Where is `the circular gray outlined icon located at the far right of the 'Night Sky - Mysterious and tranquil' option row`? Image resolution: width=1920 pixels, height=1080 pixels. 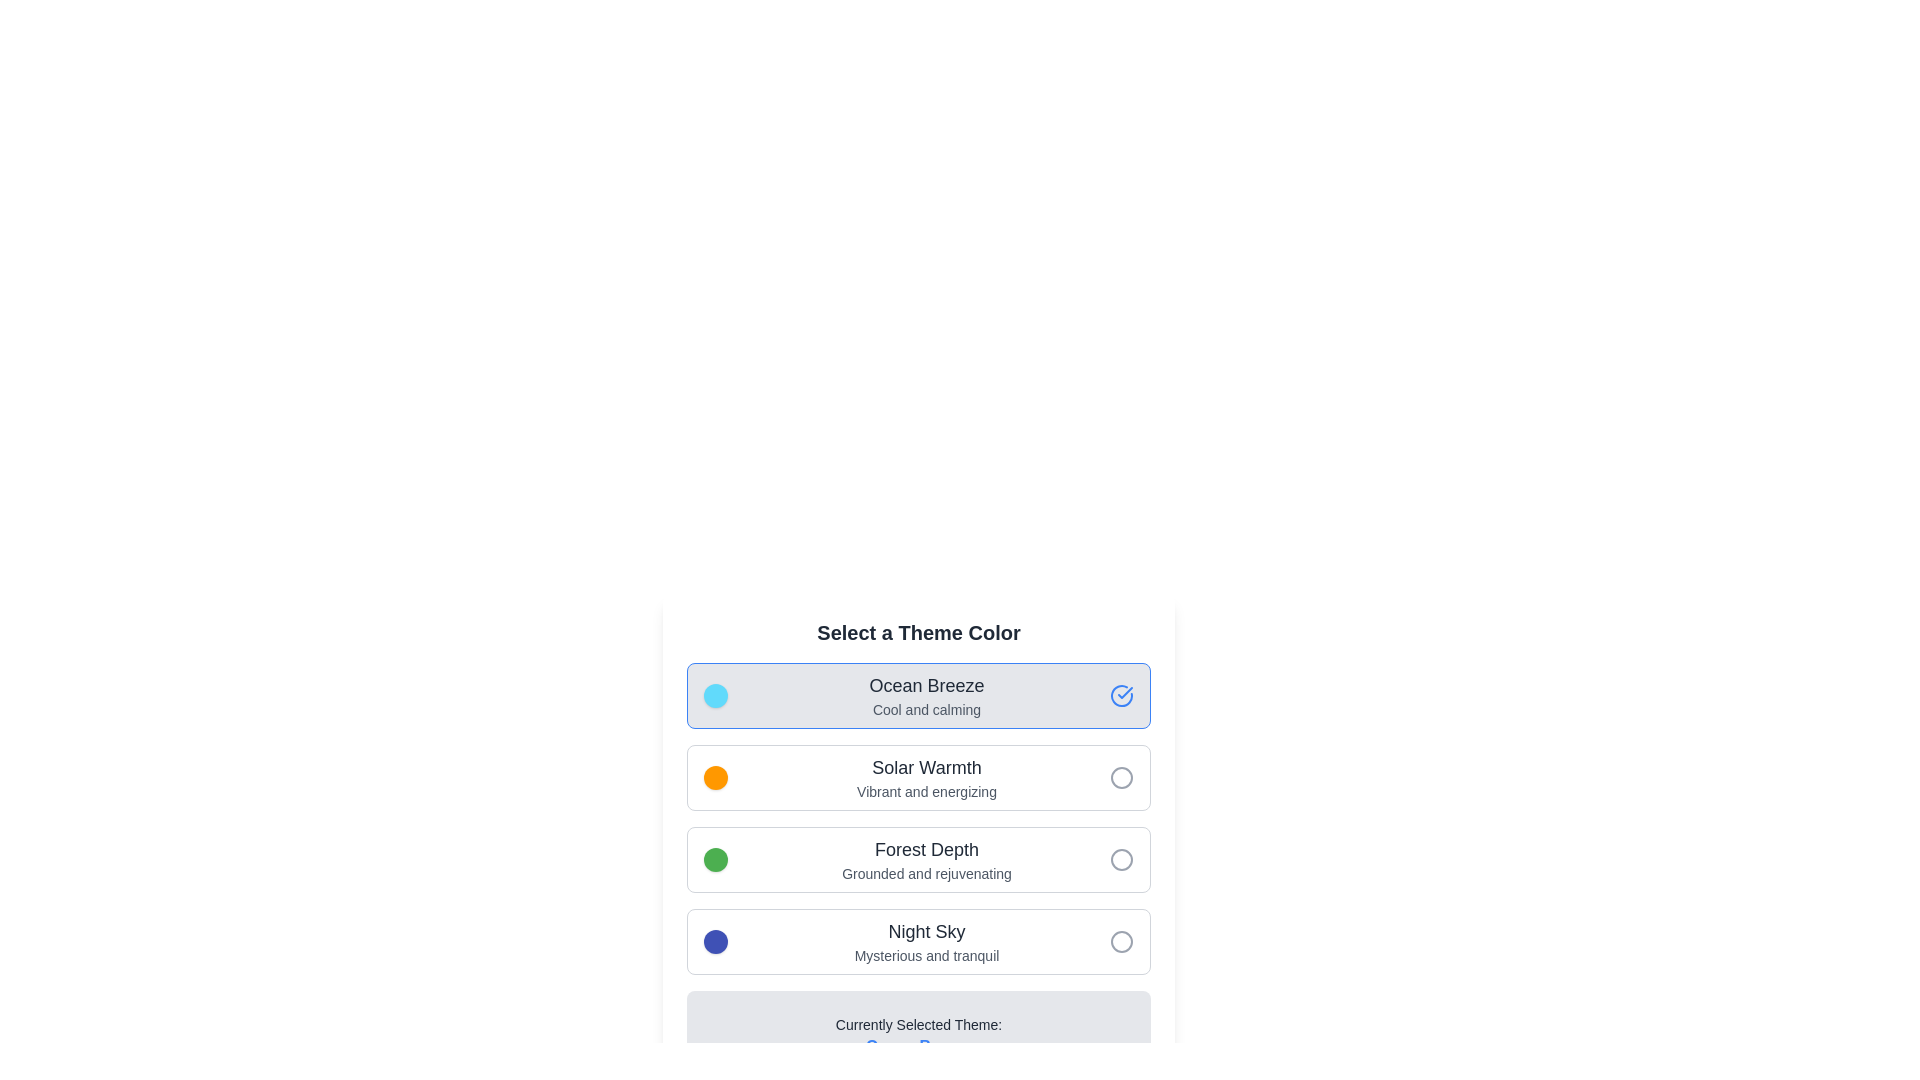 the circular gray outlined icon located at the far right of the 'Night Sky - Mysterious and tranquil' option row is located at coordinates (1122, 941).